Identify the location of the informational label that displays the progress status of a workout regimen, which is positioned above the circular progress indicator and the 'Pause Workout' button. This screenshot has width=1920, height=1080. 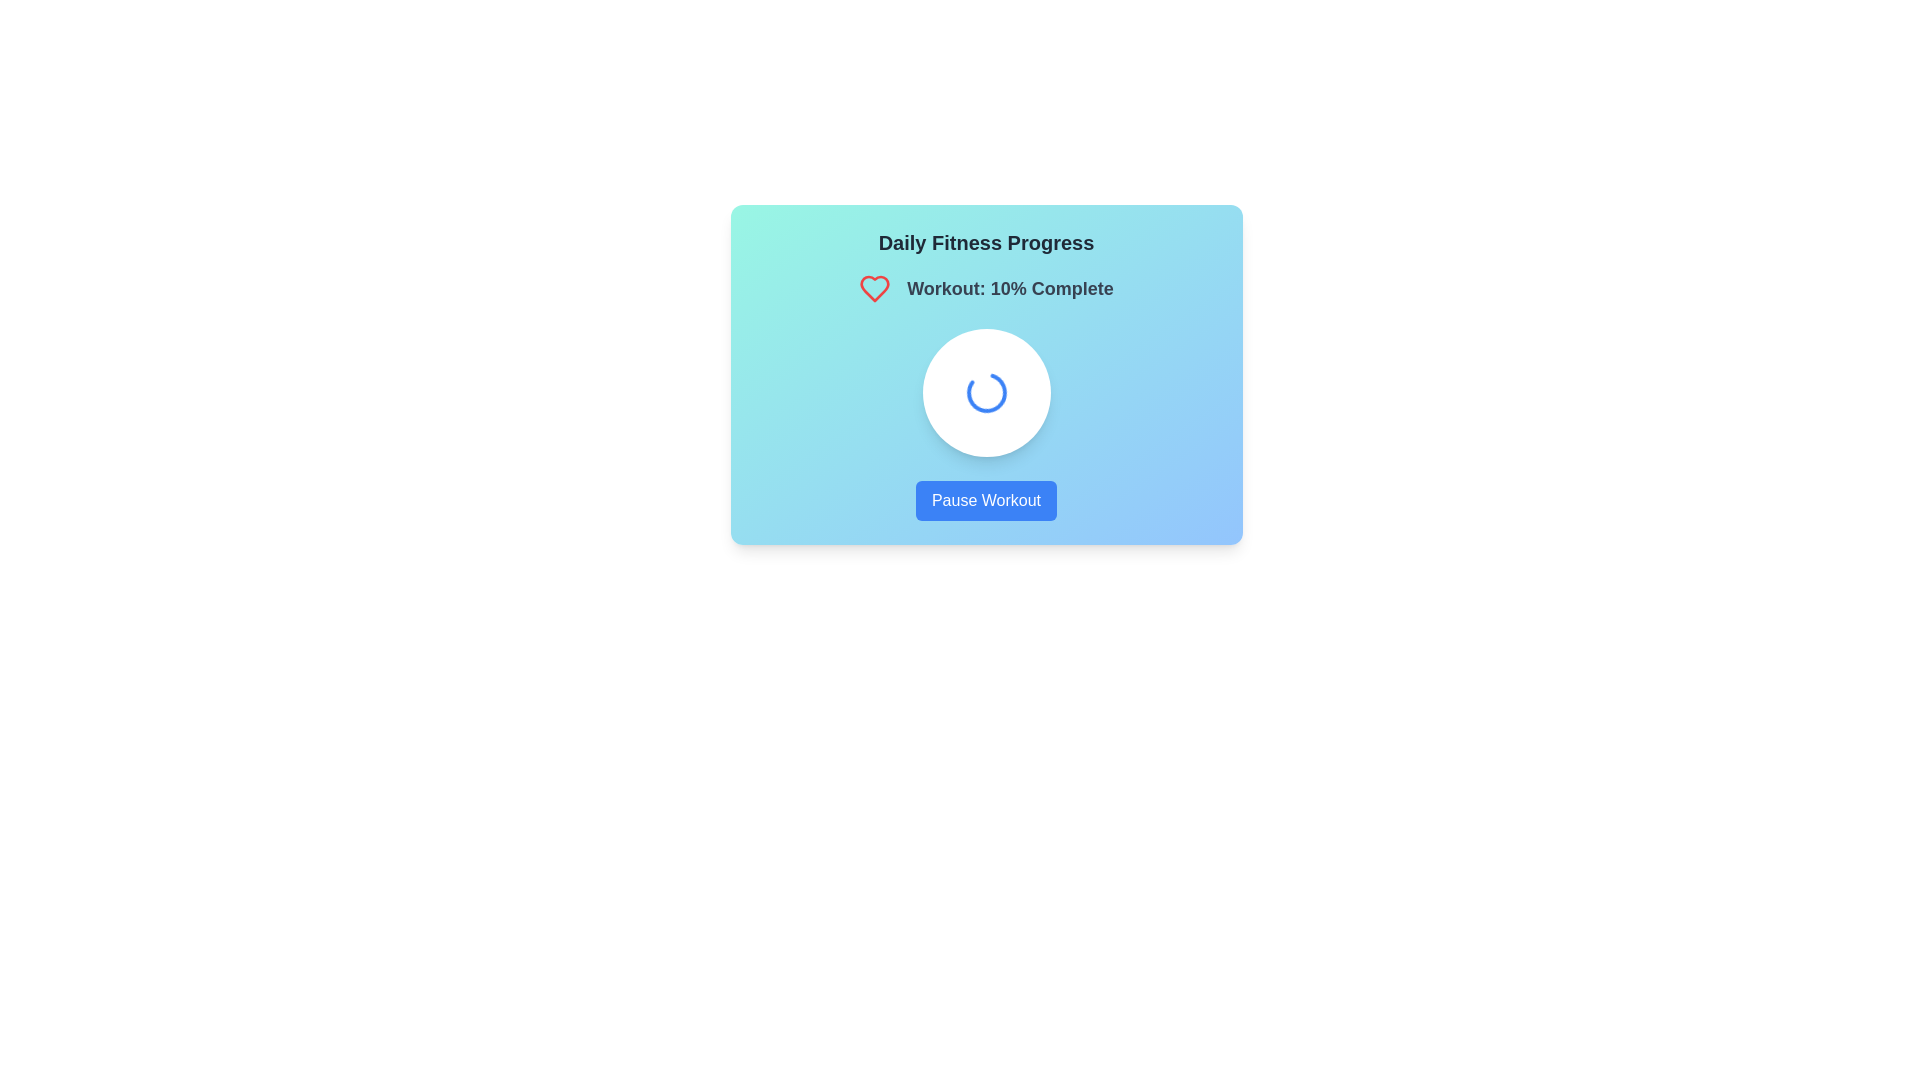
(986, 289).